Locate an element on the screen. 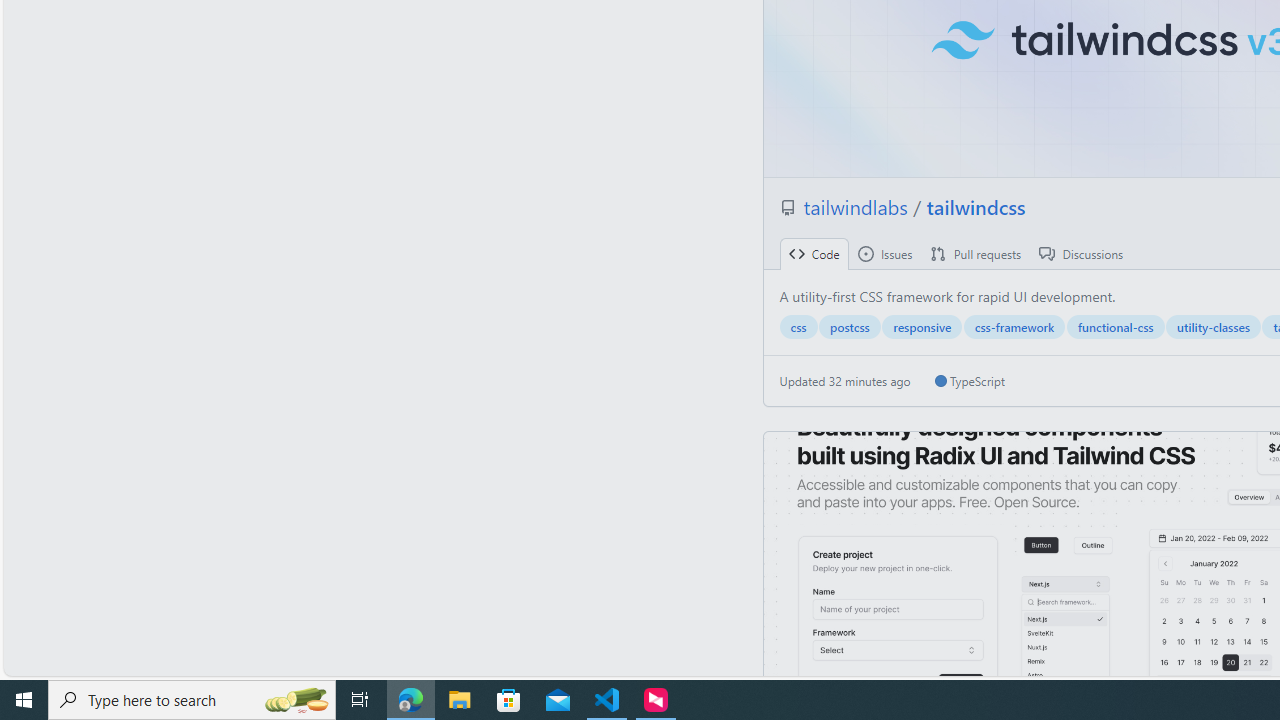 The image size is (1280, 720). 'postcss' is located at coordinates (849, 326).